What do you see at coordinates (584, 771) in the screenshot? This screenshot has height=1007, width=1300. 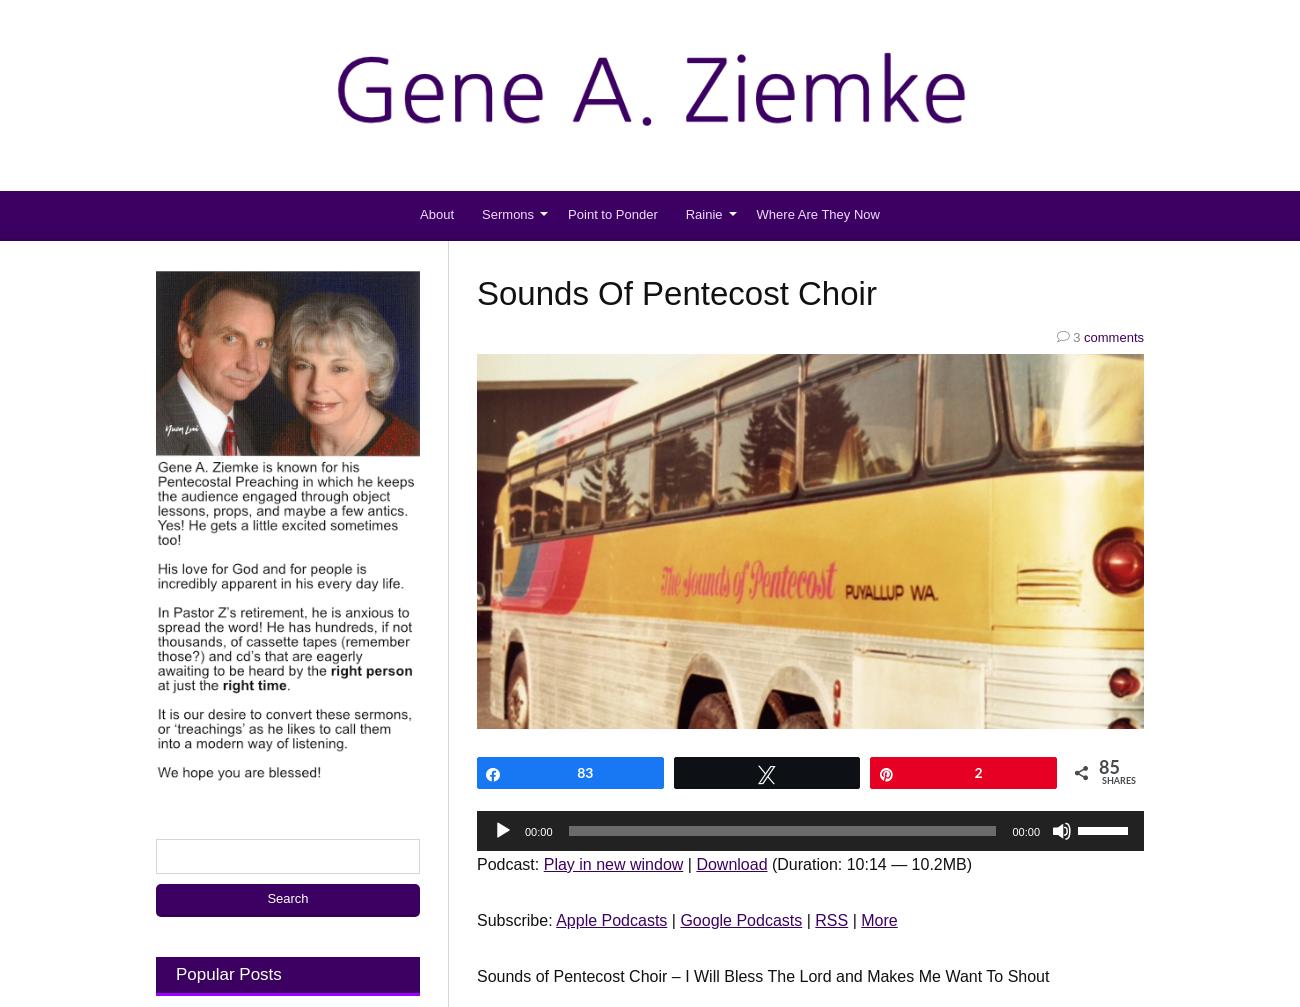 I see `'83'` at bounding box center [584, 771].